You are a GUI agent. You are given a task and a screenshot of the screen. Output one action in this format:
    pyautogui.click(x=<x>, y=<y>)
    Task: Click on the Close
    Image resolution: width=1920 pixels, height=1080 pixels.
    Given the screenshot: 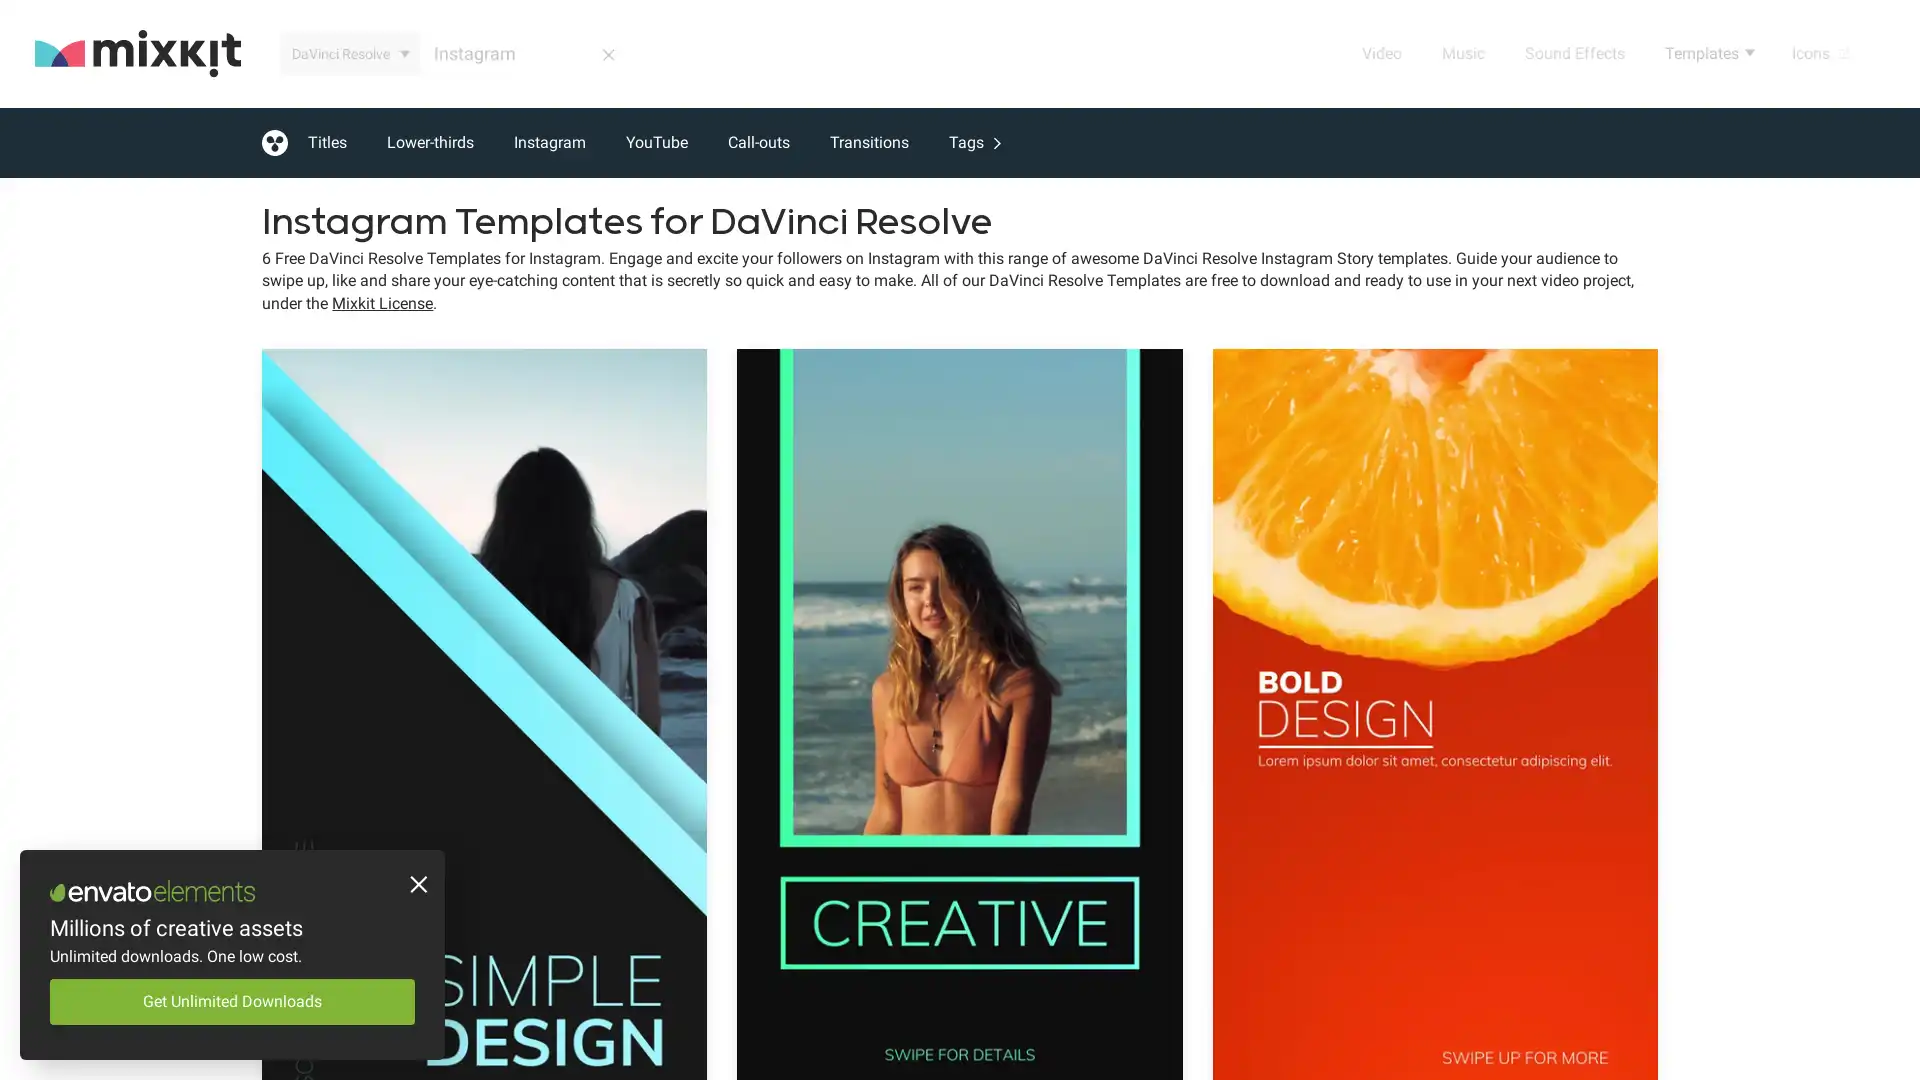 What is the action you would take?
    pyautogui.click(x=415, y=886)
    